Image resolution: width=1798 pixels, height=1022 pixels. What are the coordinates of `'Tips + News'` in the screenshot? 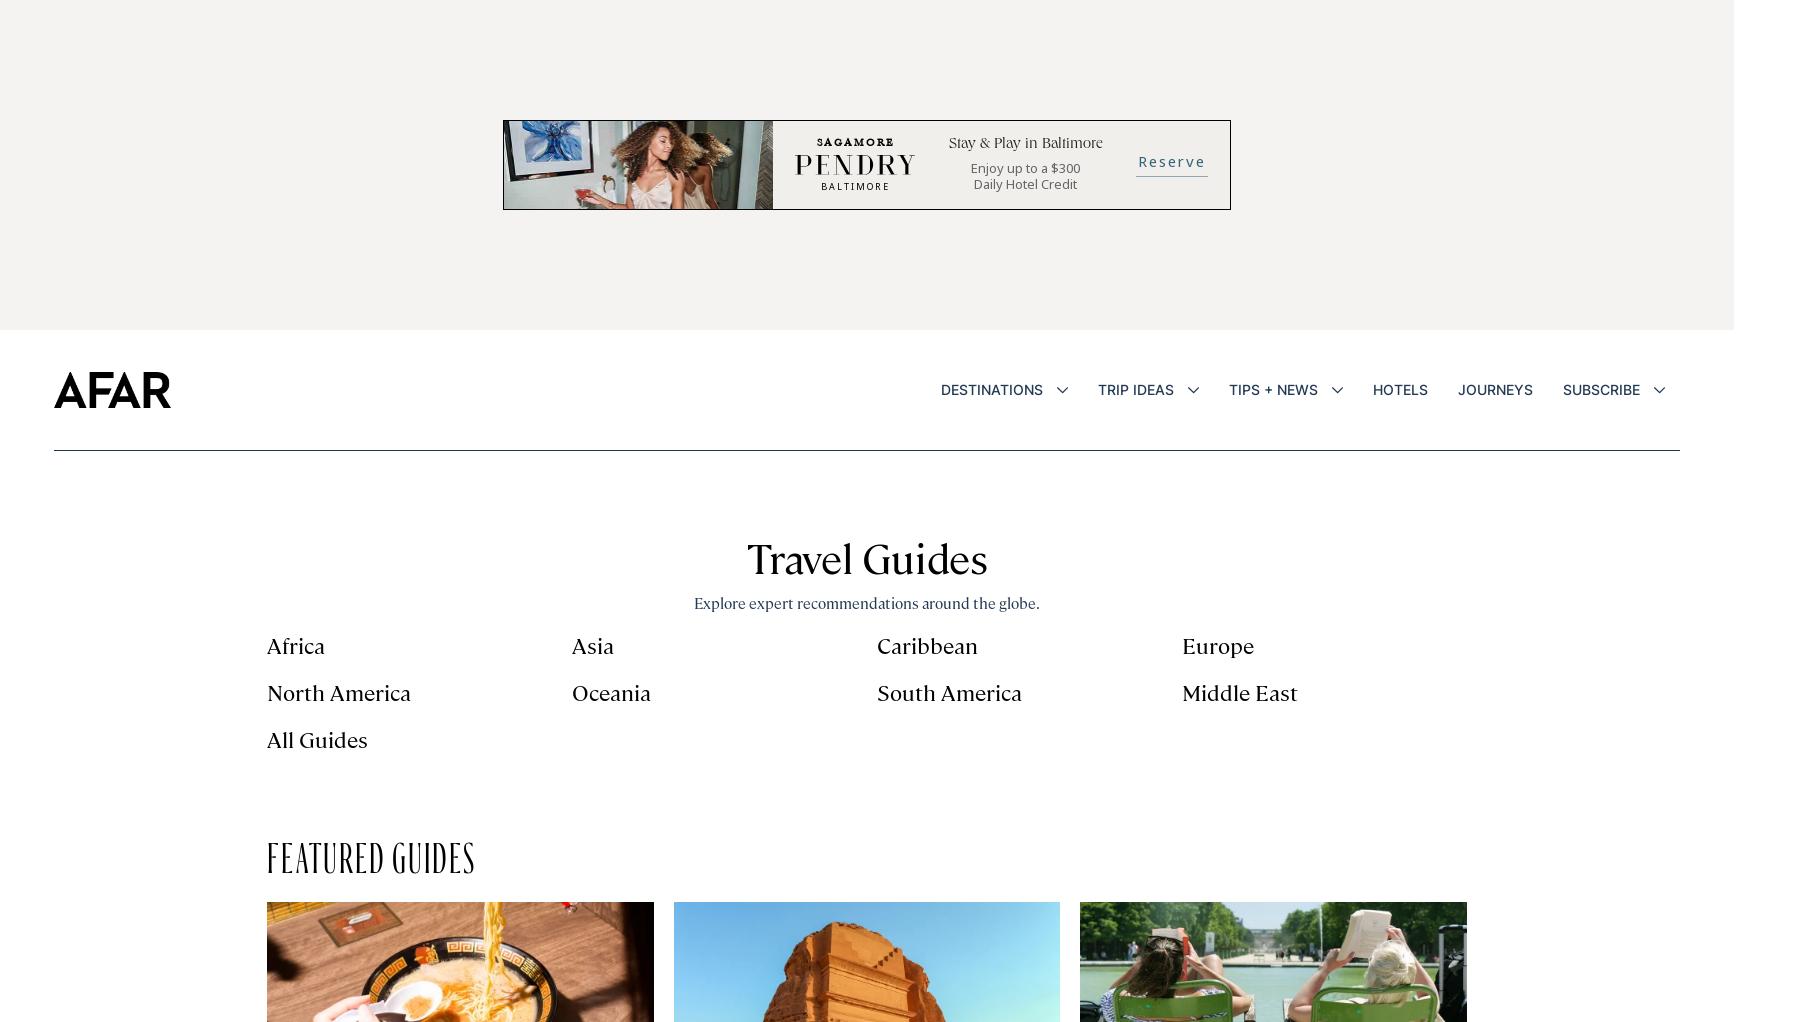 It's located at (1272, 388).